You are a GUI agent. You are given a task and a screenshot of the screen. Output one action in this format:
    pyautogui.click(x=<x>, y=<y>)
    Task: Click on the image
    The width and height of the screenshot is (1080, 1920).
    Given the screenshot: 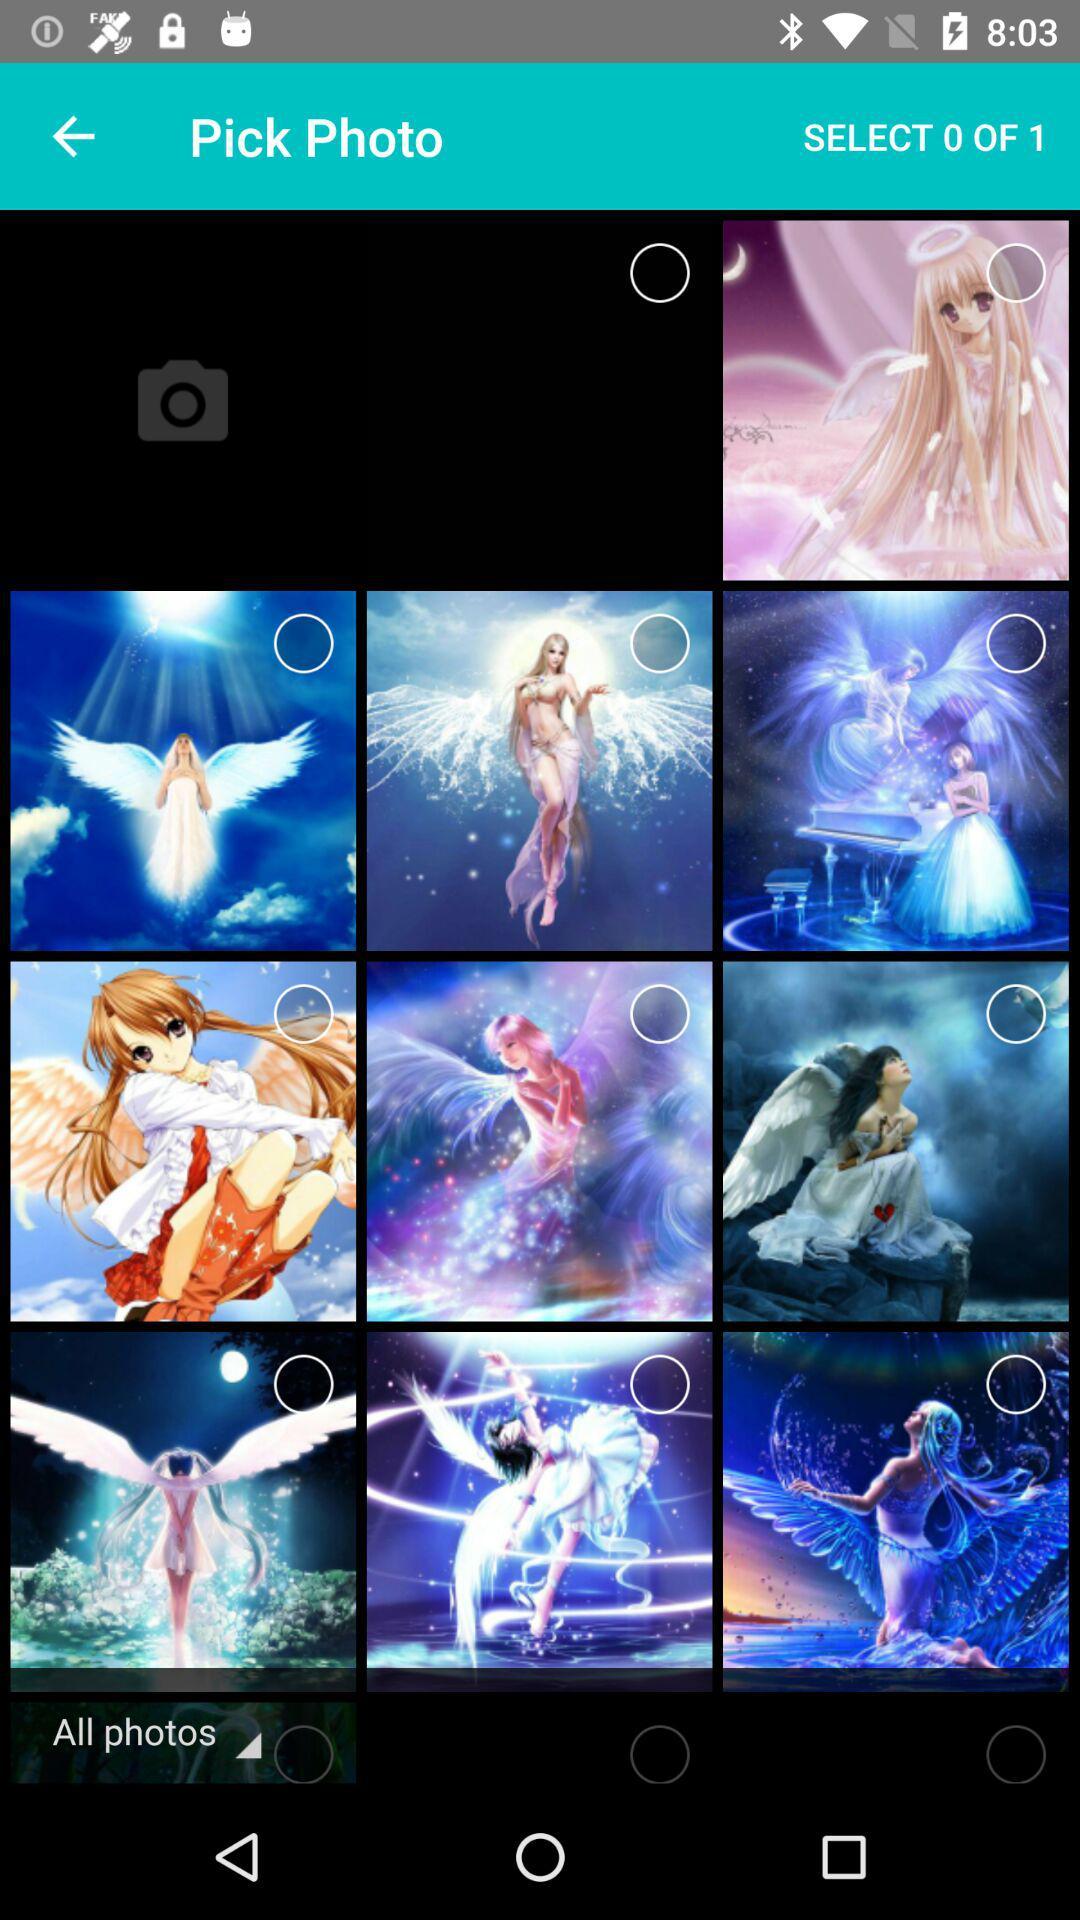 What is the action you would take?
    pyautogui.click(x=659, y=1383)
    